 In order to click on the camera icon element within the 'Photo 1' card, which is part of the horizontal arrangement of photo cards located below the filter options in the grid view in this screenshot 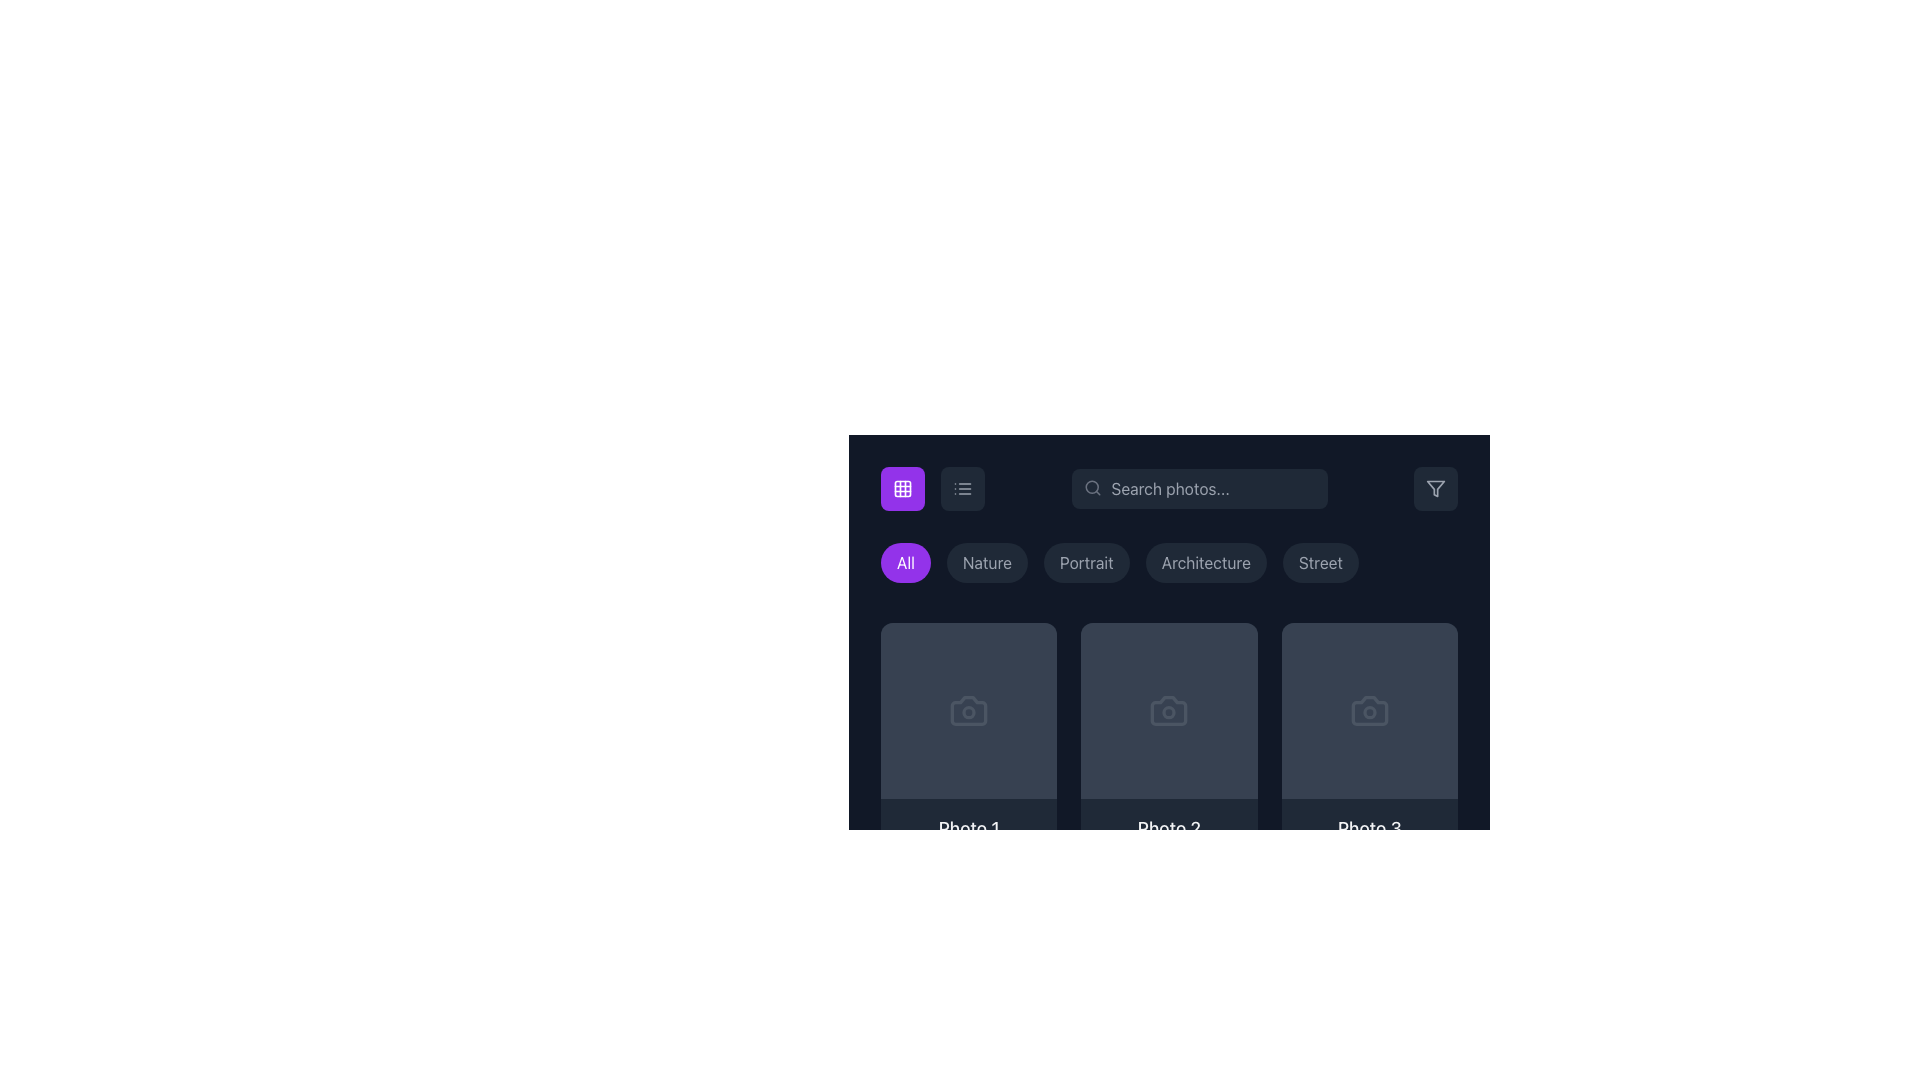, I will do `click(969, 710)`.